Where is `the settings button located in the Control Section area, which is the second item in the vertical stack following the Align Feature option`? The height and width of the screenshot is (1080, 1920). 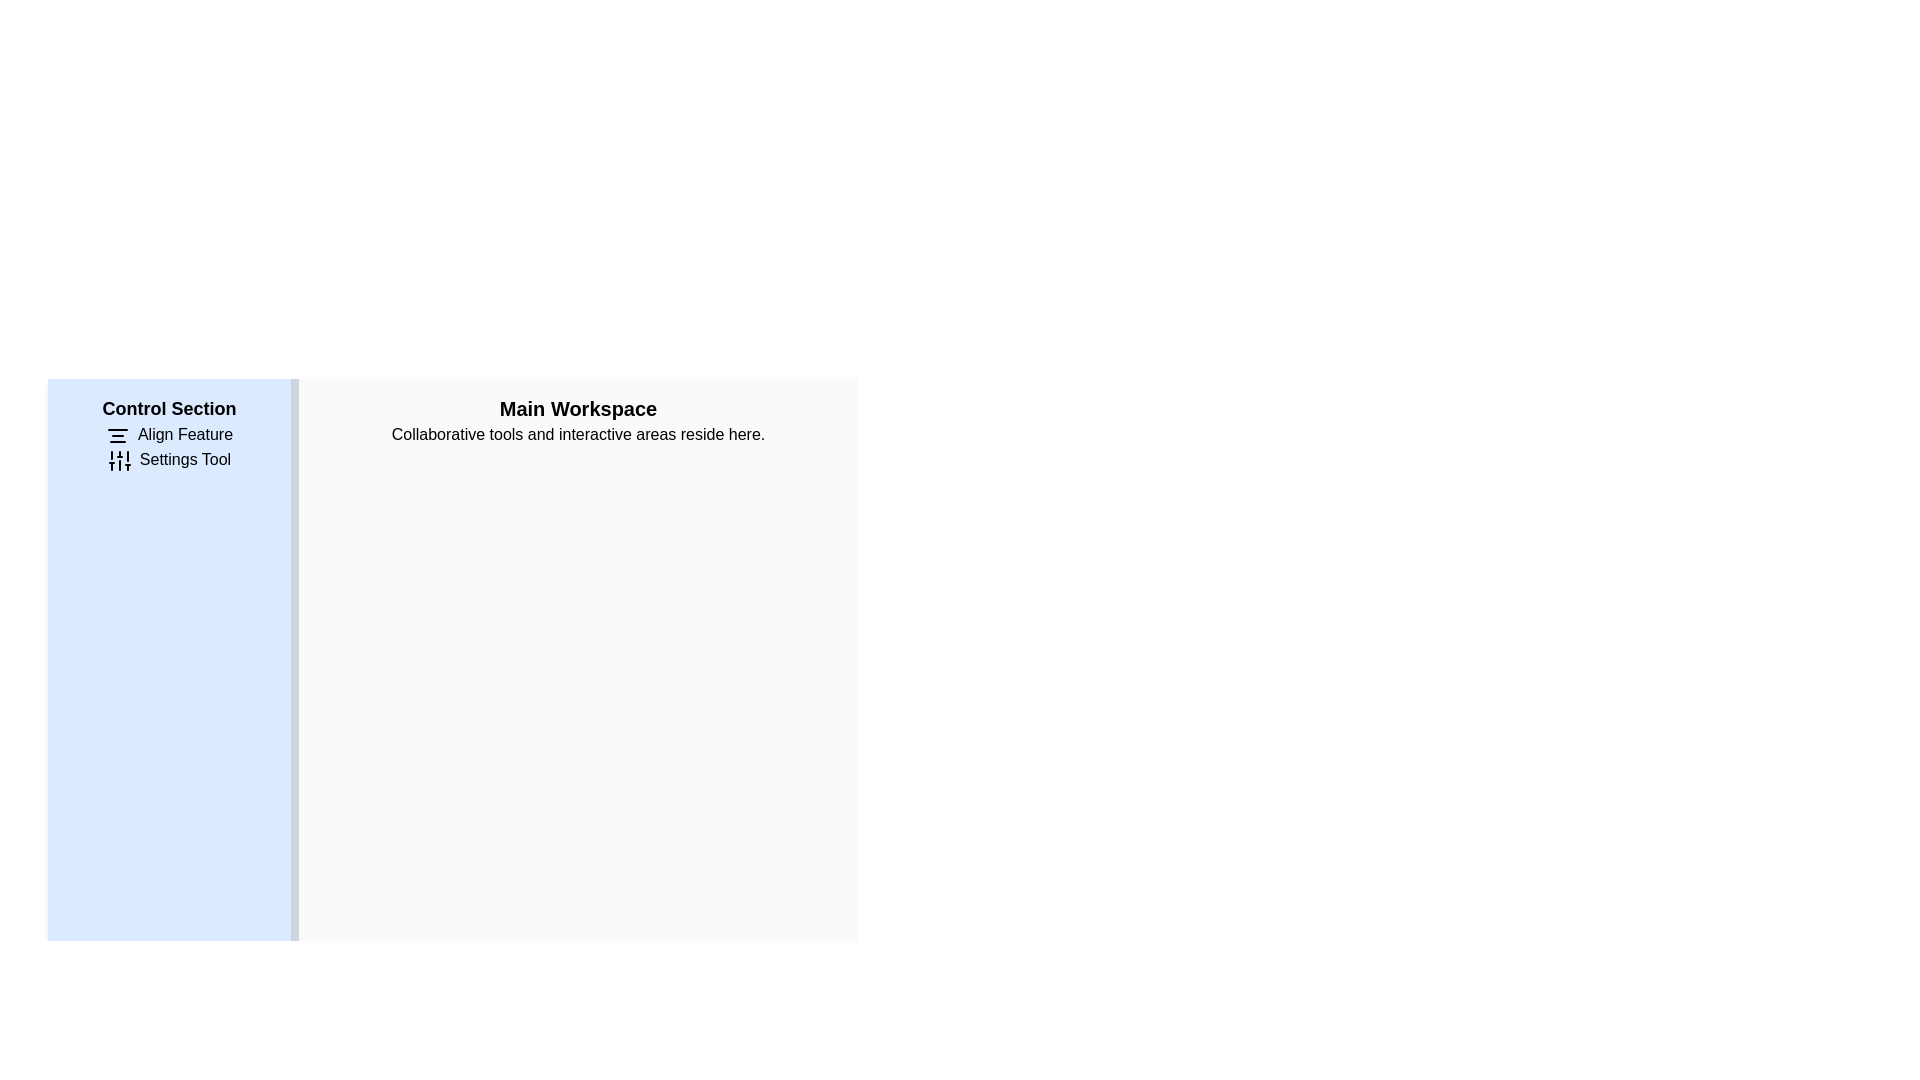
the settings button located in the Control Section area, which is the second item in the vertical stack following the Align Feature option is located at coordinates (169, 460).